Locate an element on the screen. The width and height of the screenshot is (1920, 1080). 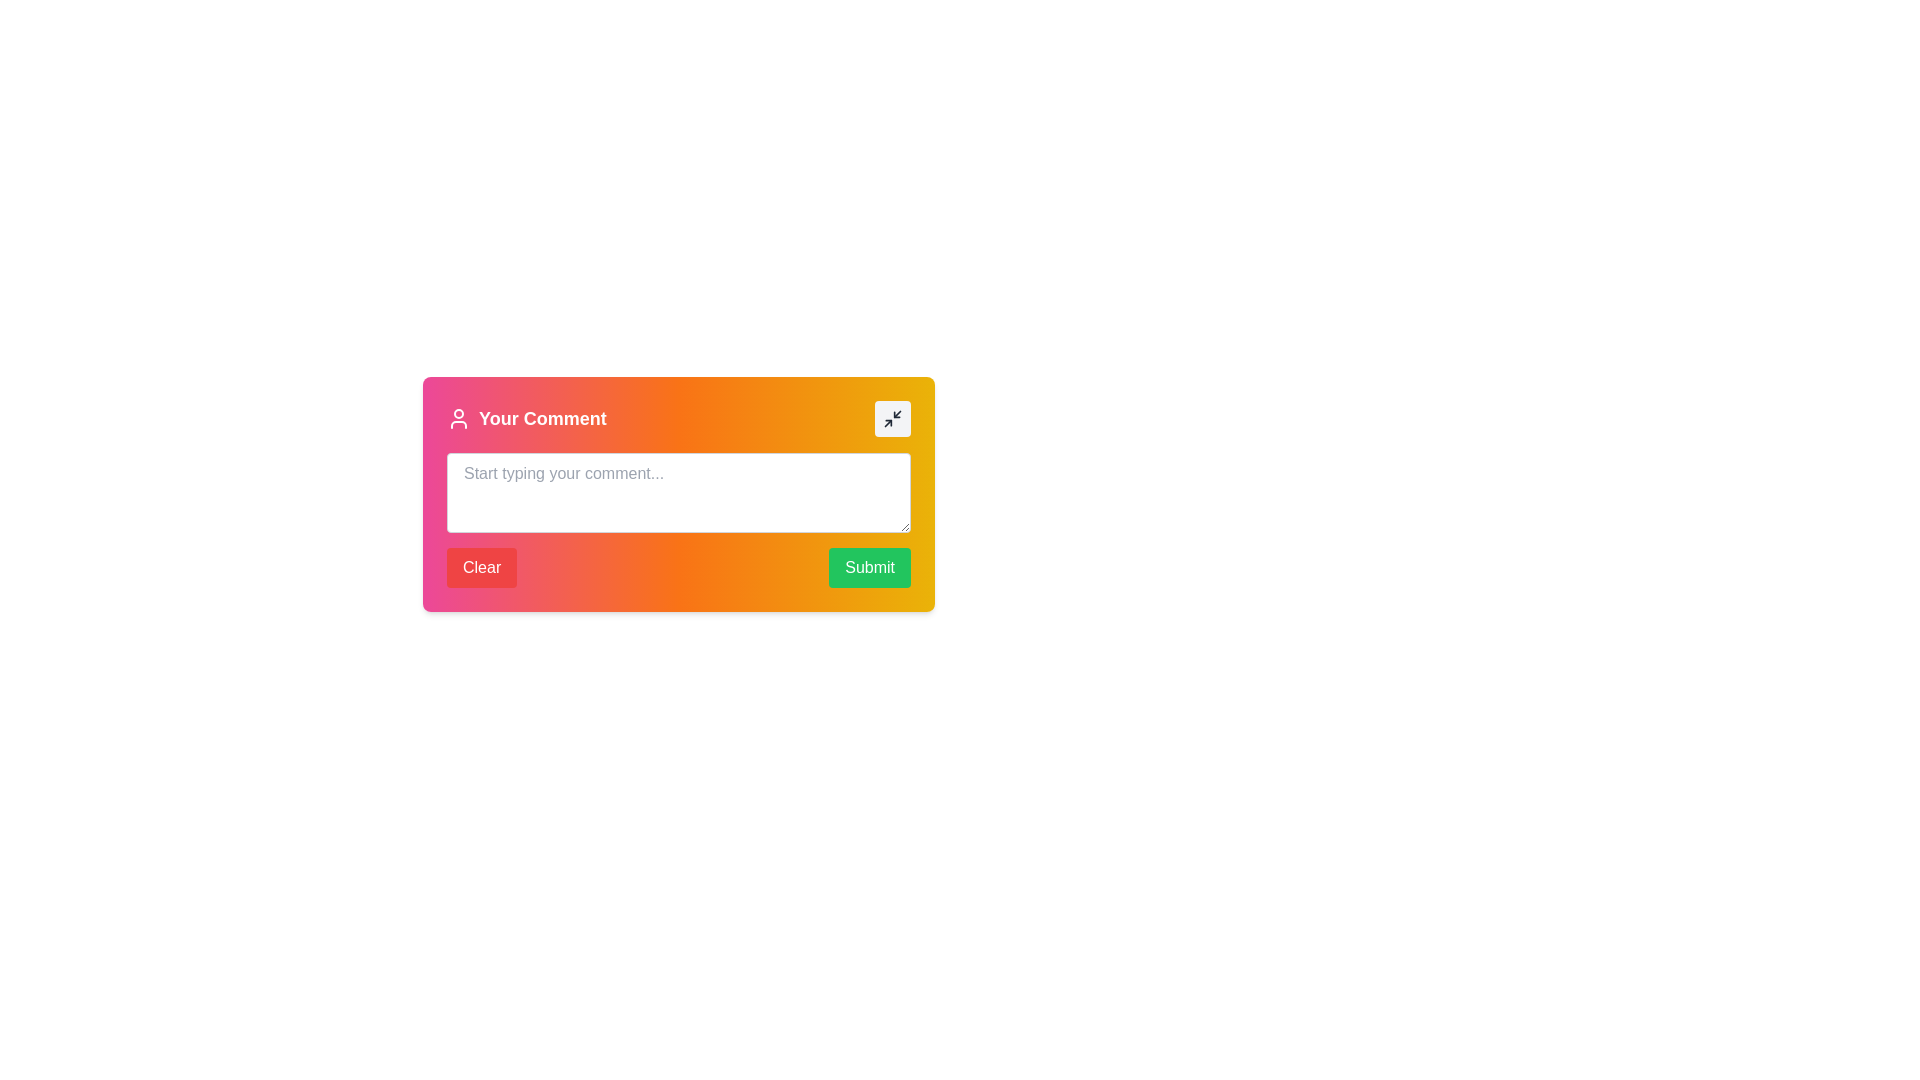
the 'Submit' button, which is a rectangular button with white text on a green background, located at the bottom-right of the comment input card is located at coordinates (870, 567).